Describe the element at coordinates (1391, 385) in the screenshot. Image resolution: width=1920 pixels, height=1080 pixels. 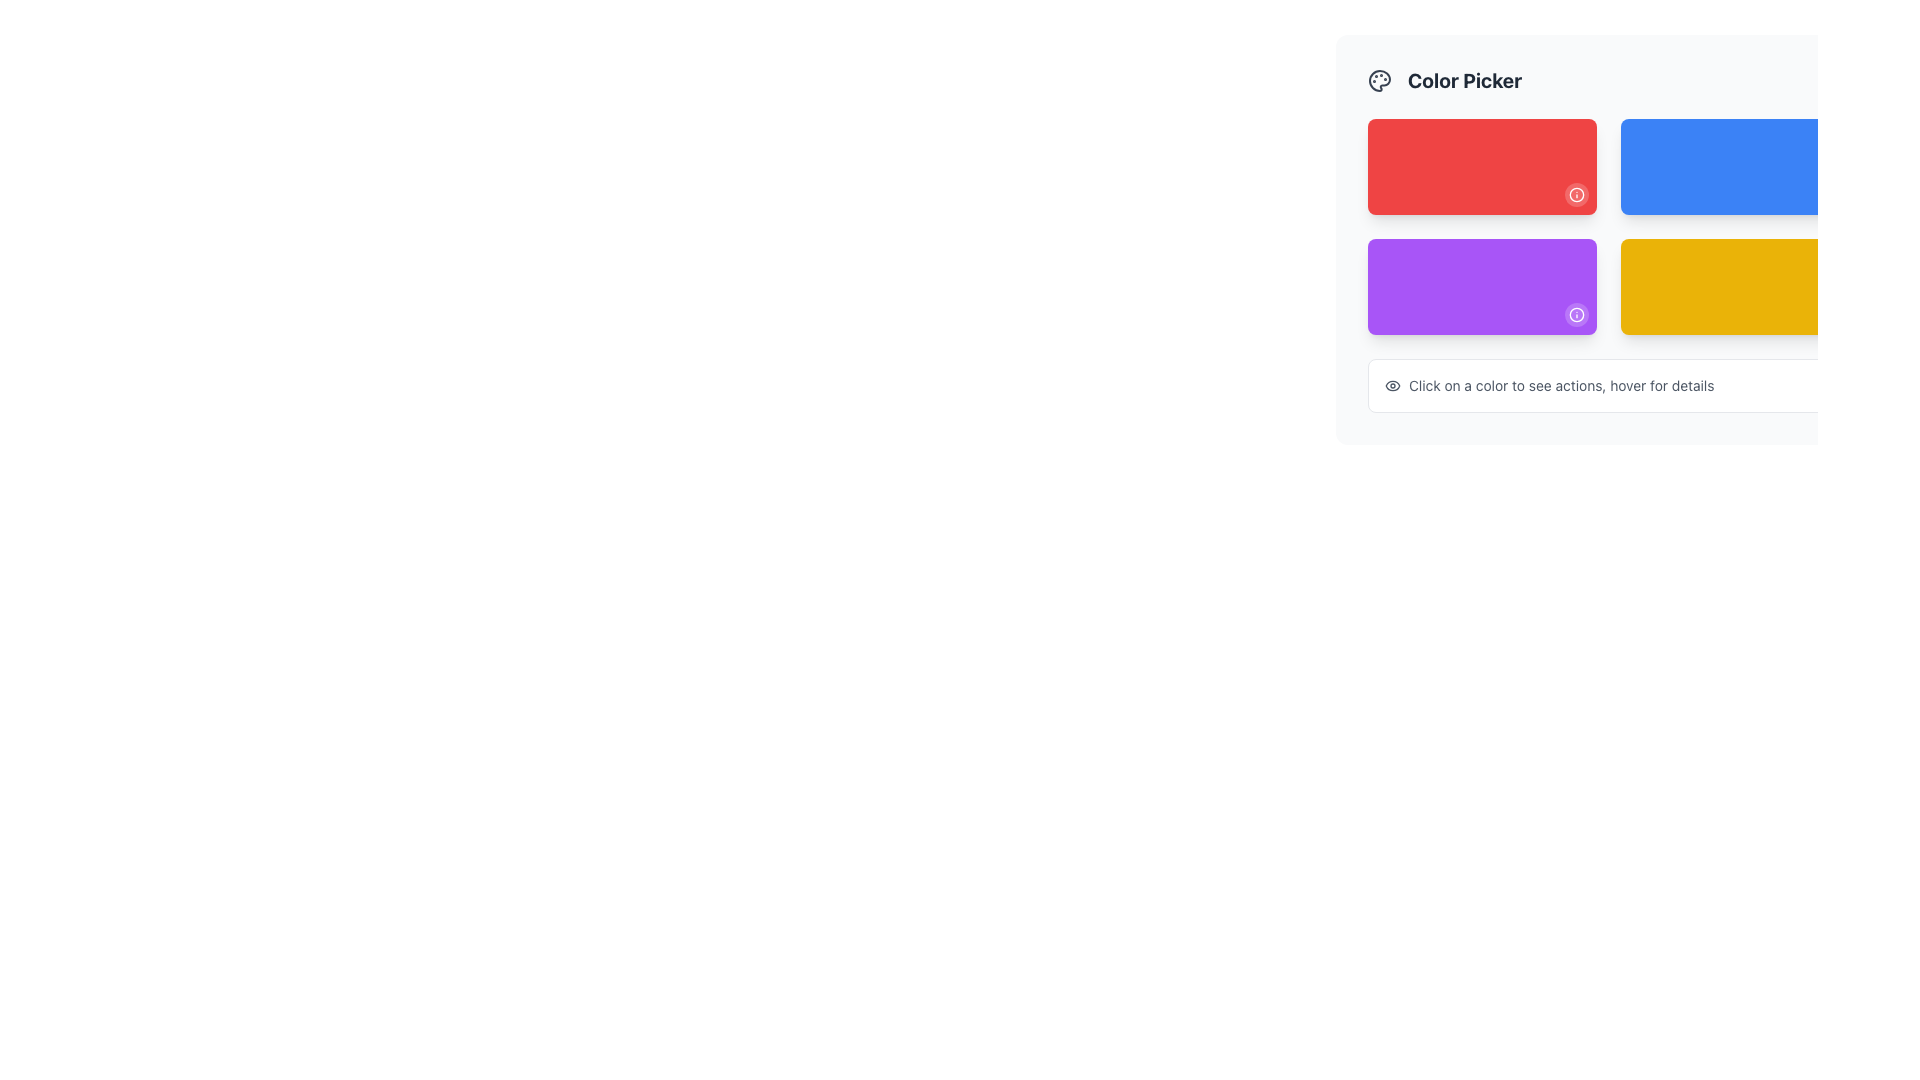
I see `the eye icon located to the left of the text 'Click on a color` at that location.